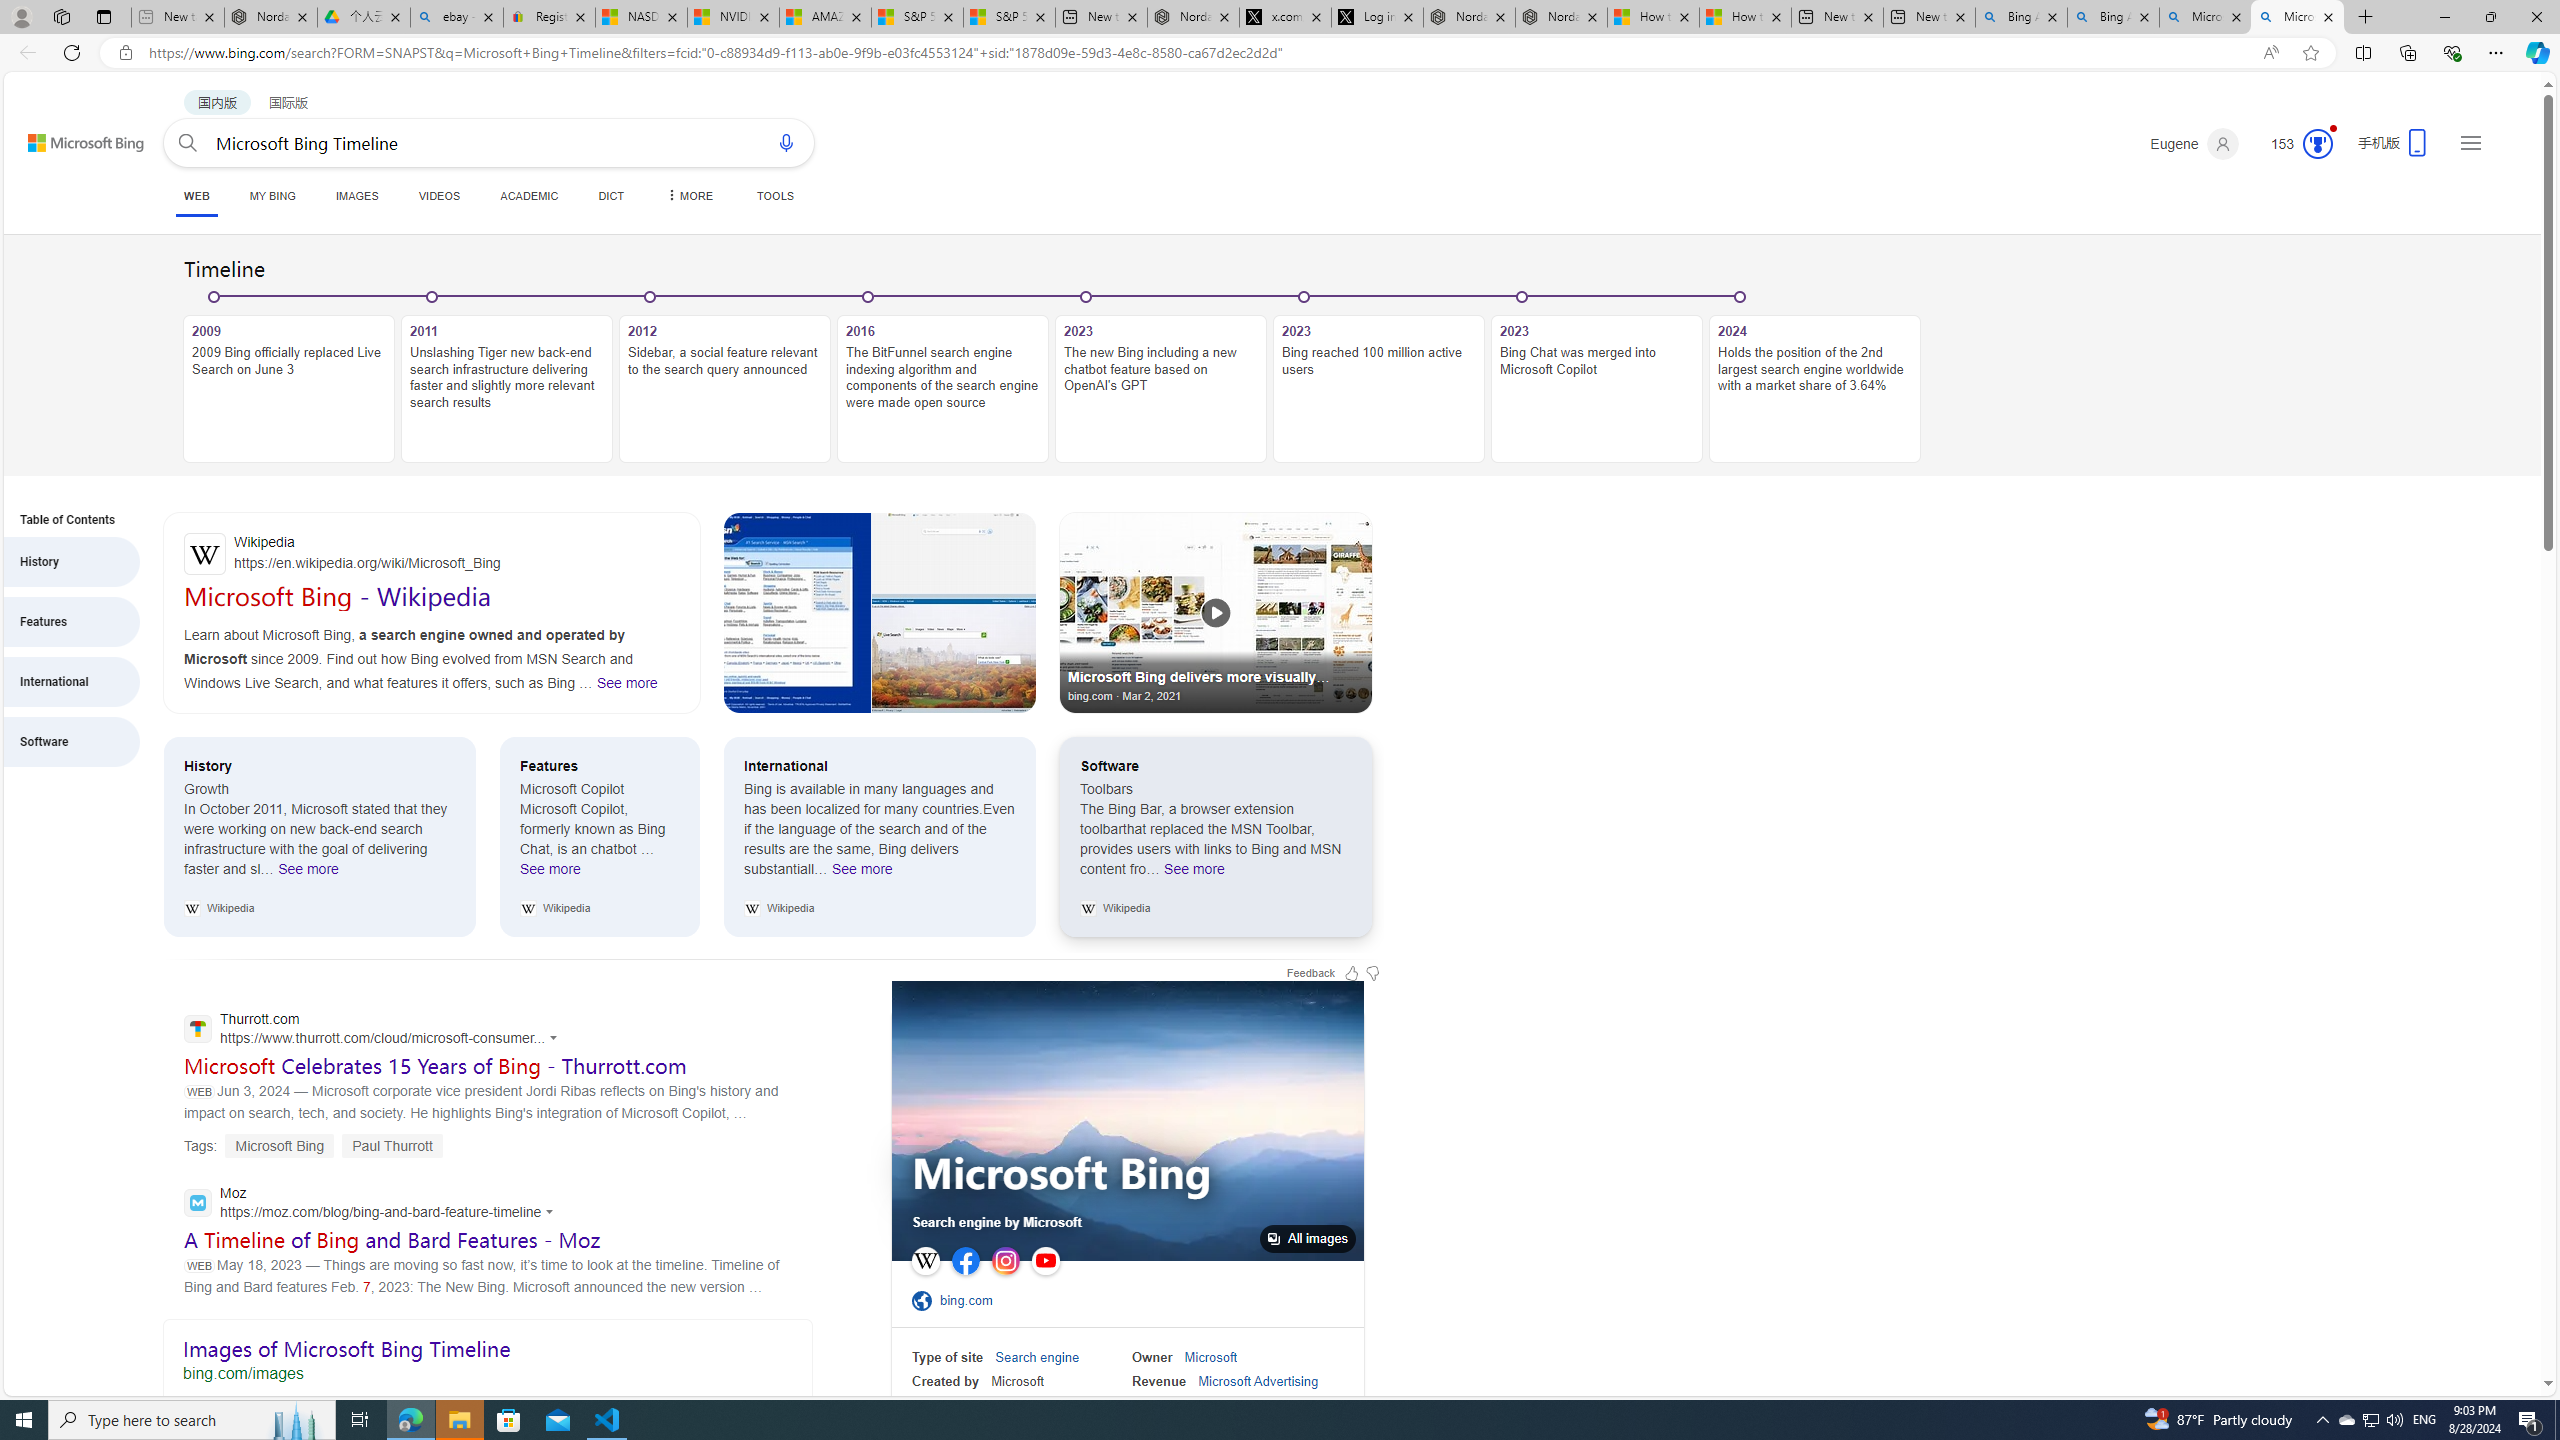 The image size is (2560, 1440). I want to click on 'Eugene', so click(2194, 143).